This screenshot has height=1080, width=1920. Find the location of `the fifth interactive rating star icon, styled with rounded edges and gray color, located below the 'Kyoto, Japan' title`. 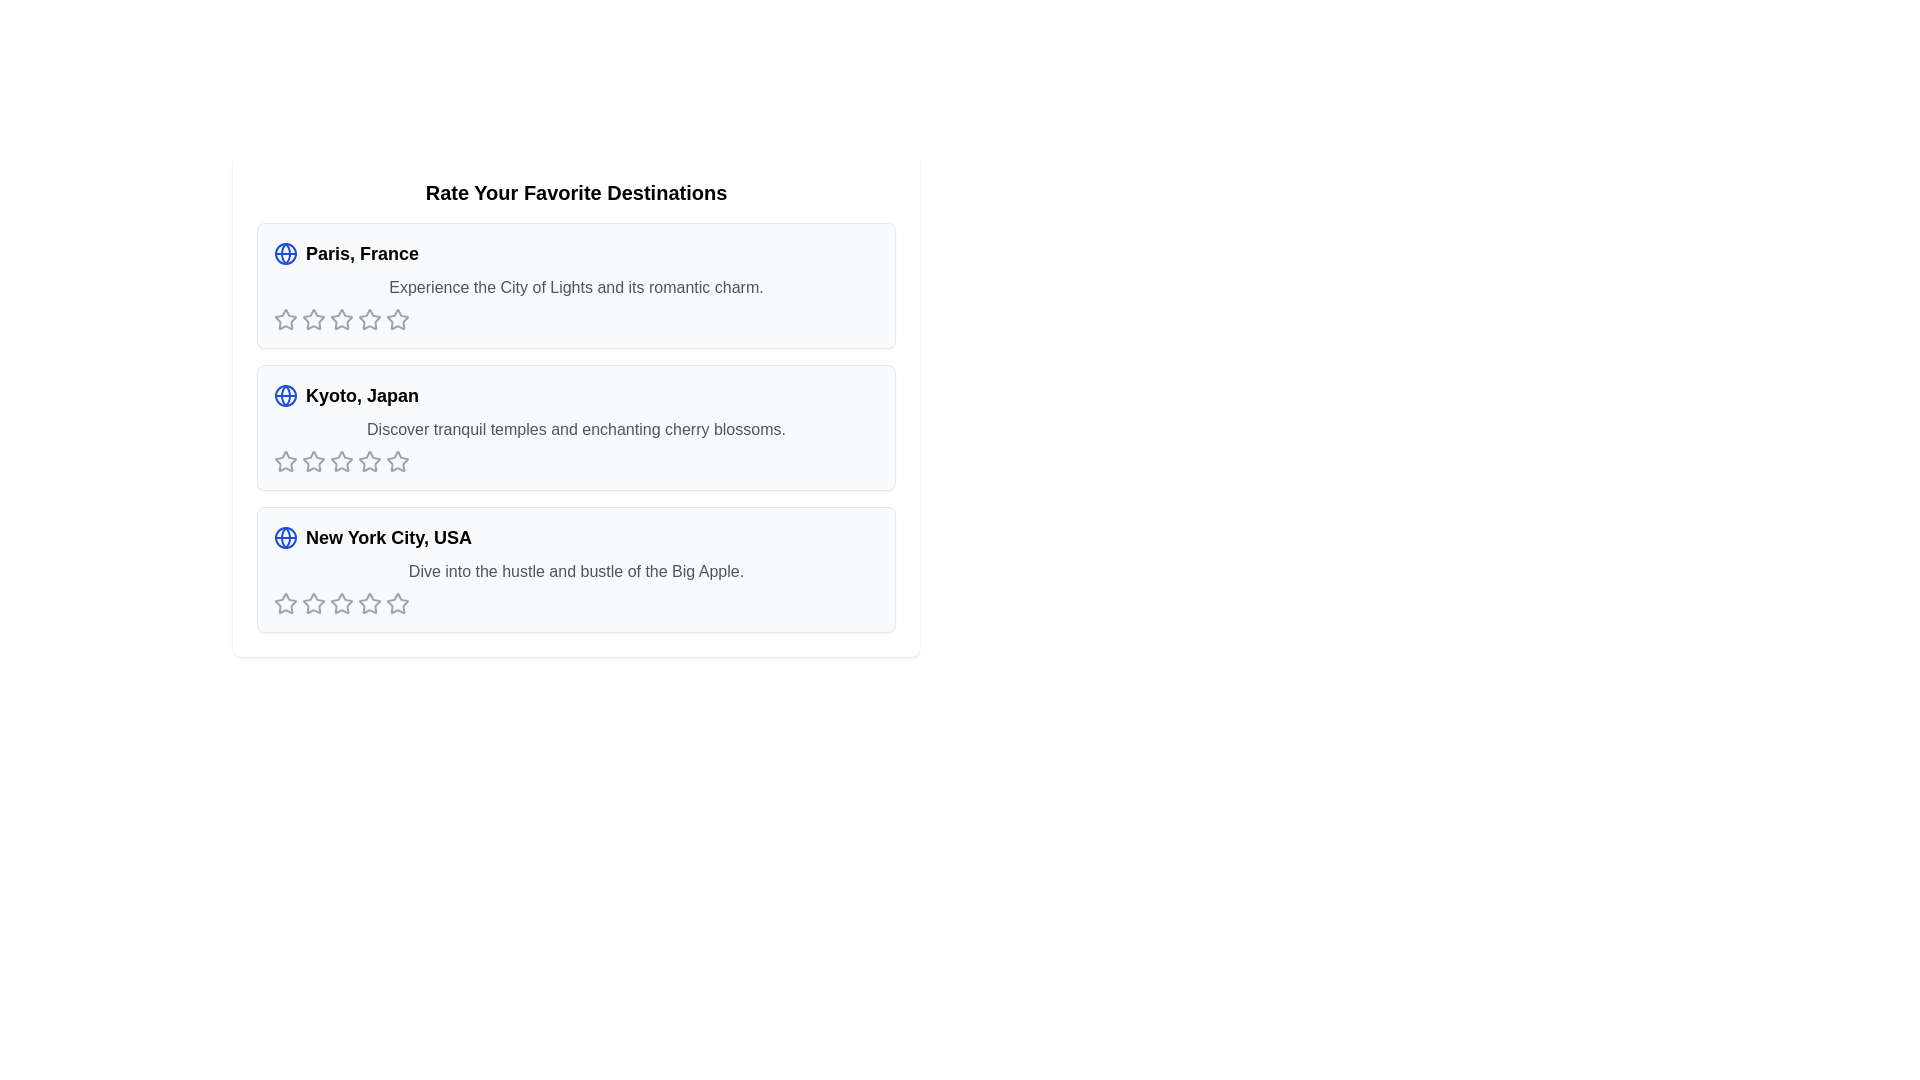

the fifth interactive rating star icon, styled with rounded edges and gray color, located below the 'Kyoto, Japan' title is located at coordinates (369, 462).